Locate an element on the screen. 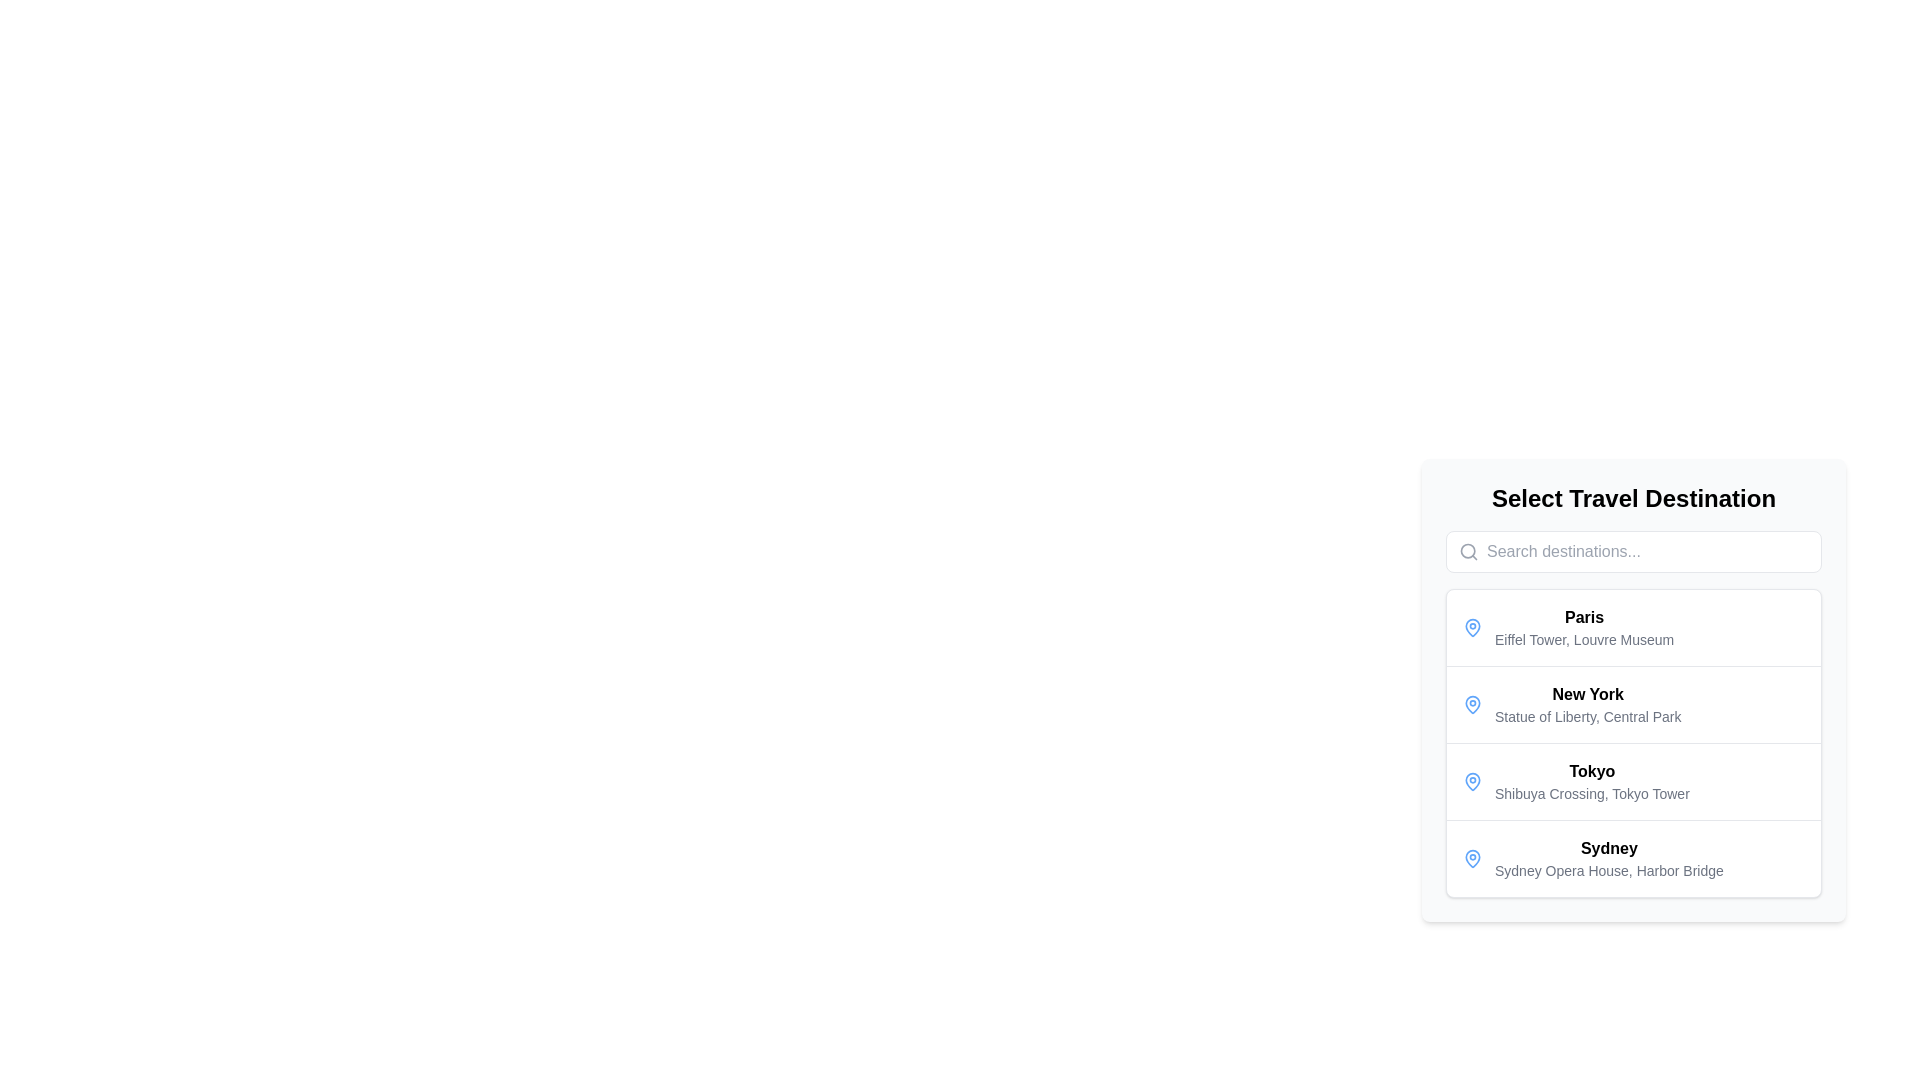 The image size is (1920, 1080). the selectable list item titled 'Paris' which has a blue pin icon and includes text 'Eiffel Tower, Louvre Museum' is located at coordinates (1633, 627).